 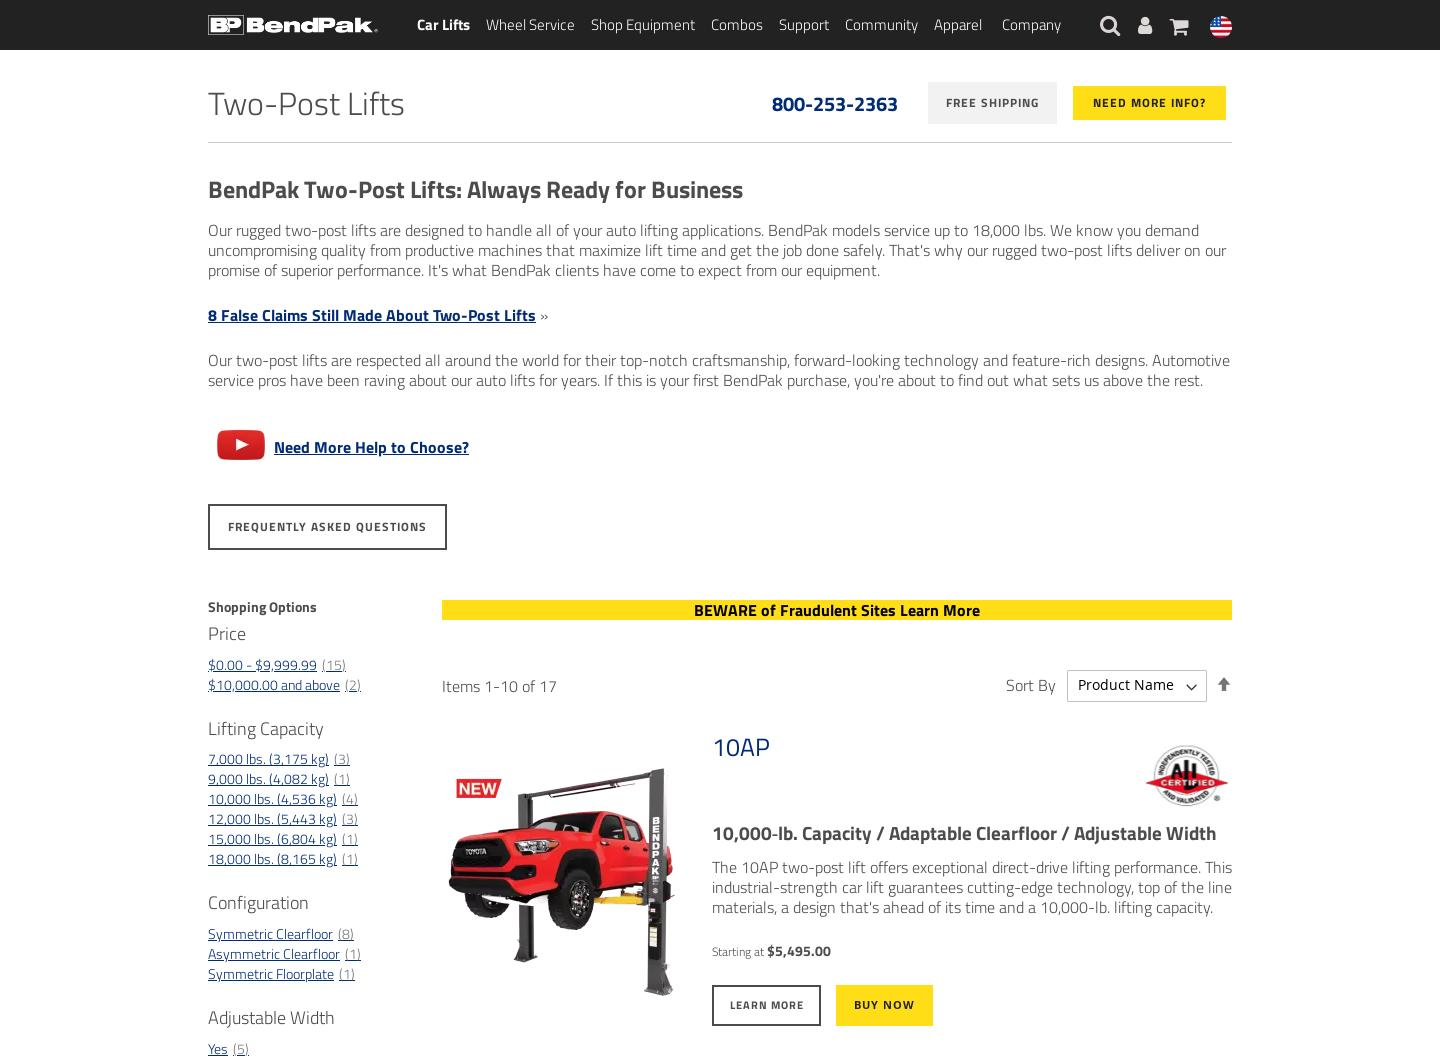 I want to click on 'Company', so click(x=1031, y=24).